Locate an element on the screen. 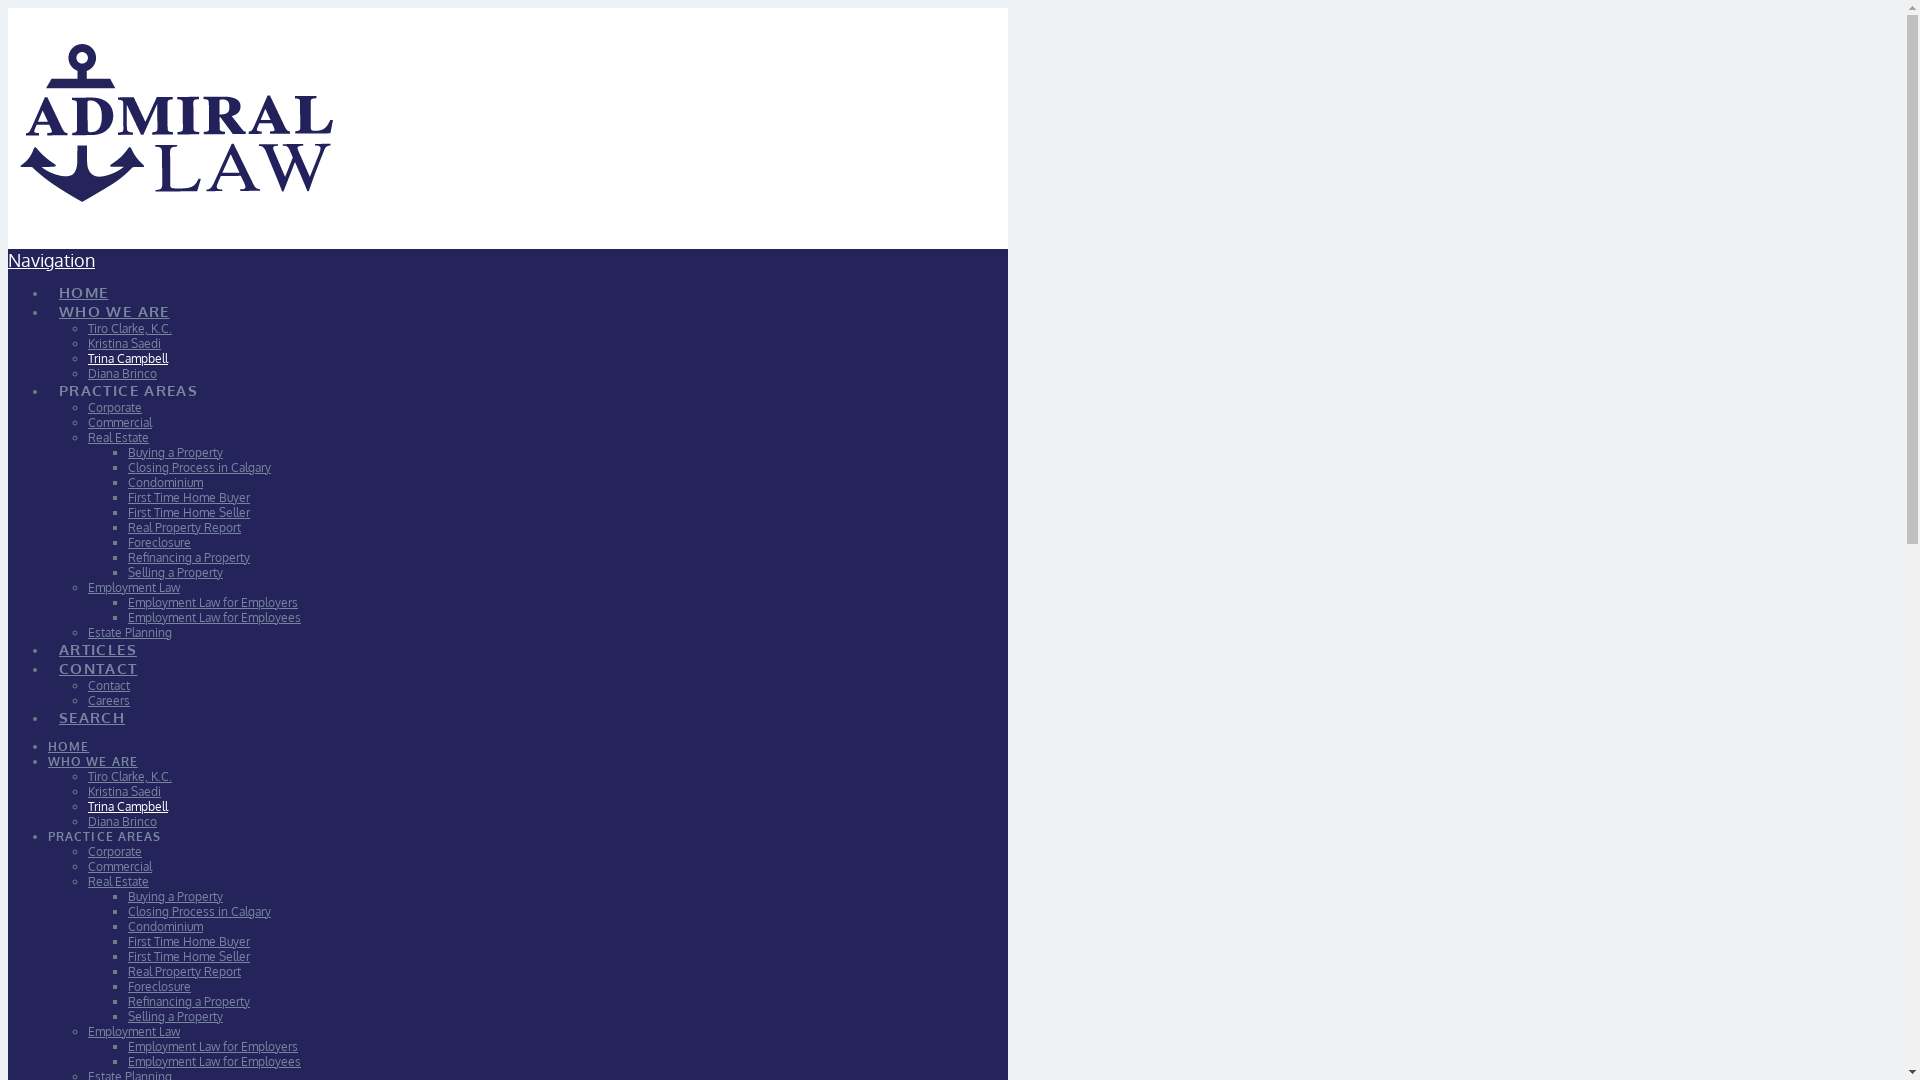 The image size is (1920, 1080). 'Navigation' is located at coordinates (51, 258).